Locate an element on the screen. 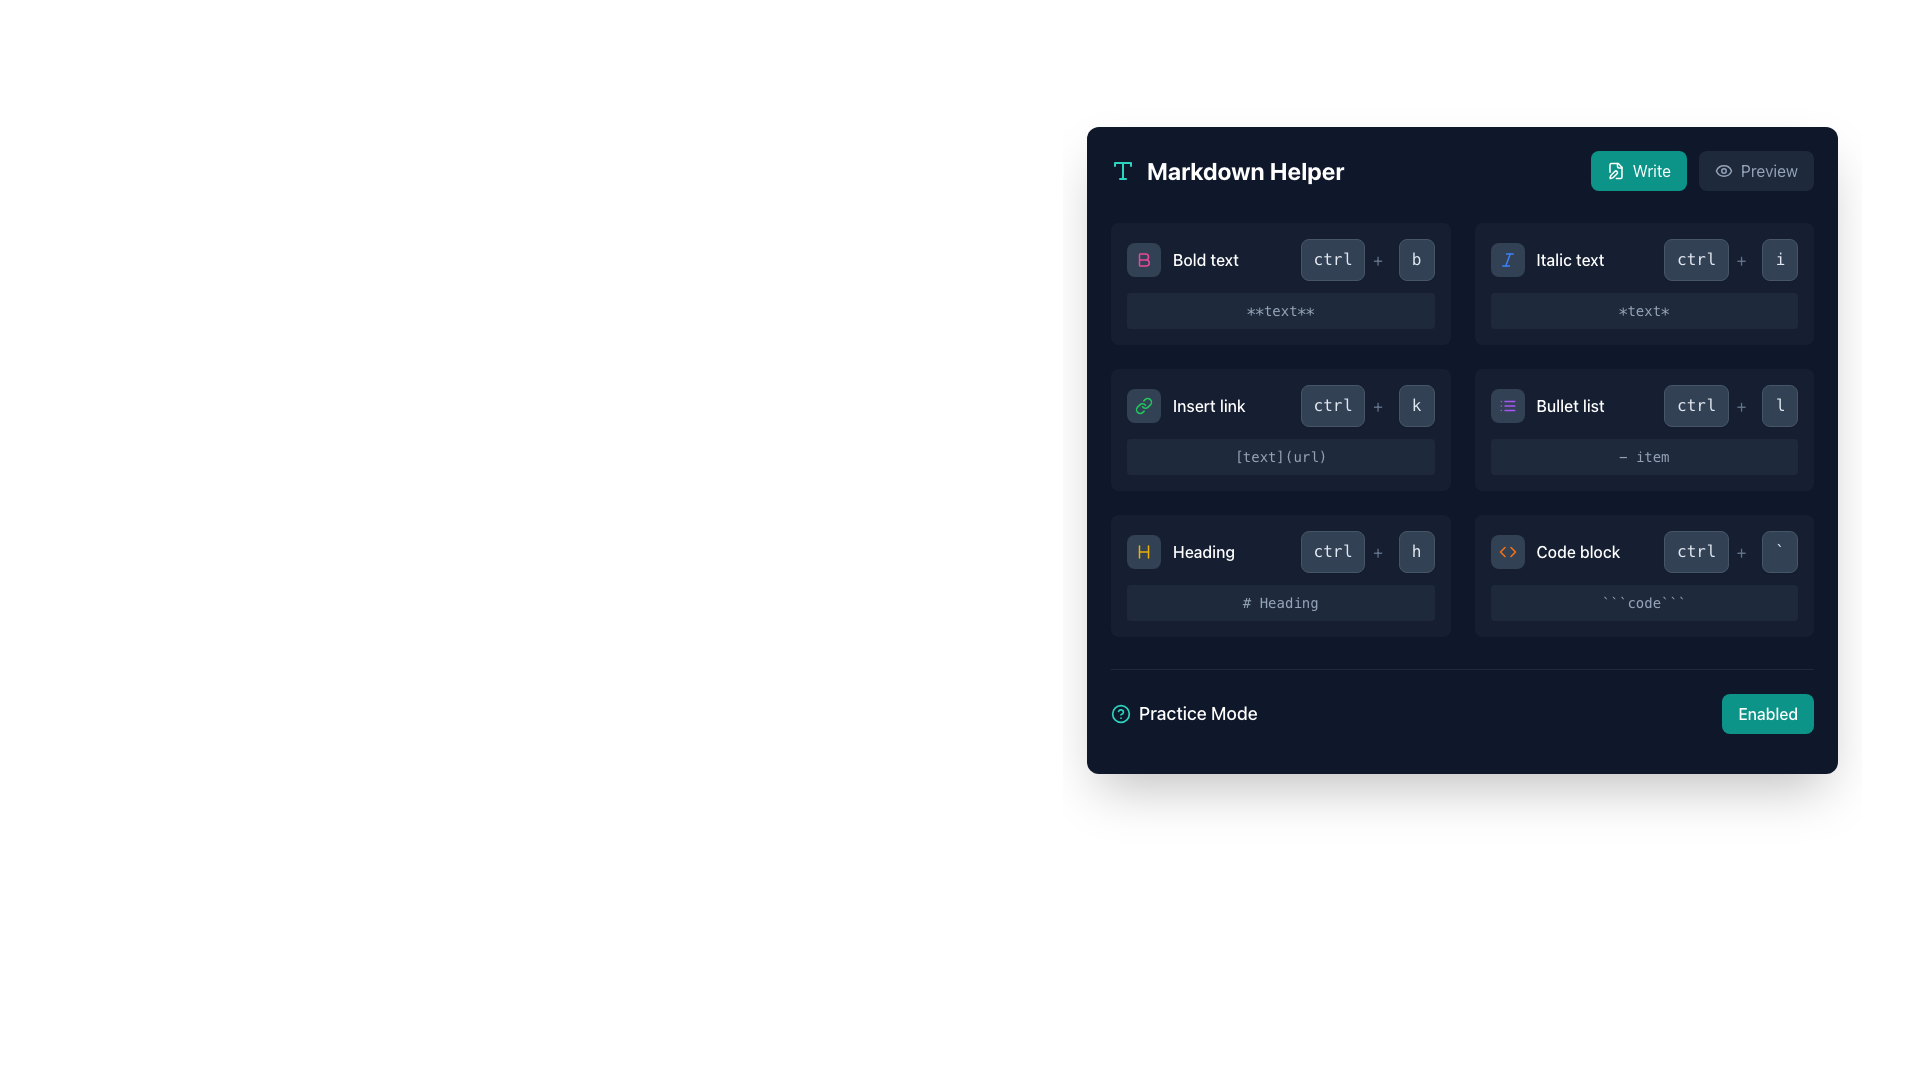  the button displaying the letter 'h' with a dark slate background, located in the 'Heading' section of the interface, which represents the keyboard shortcut 'ctrl + h' is located at coordinates (1415, 551).